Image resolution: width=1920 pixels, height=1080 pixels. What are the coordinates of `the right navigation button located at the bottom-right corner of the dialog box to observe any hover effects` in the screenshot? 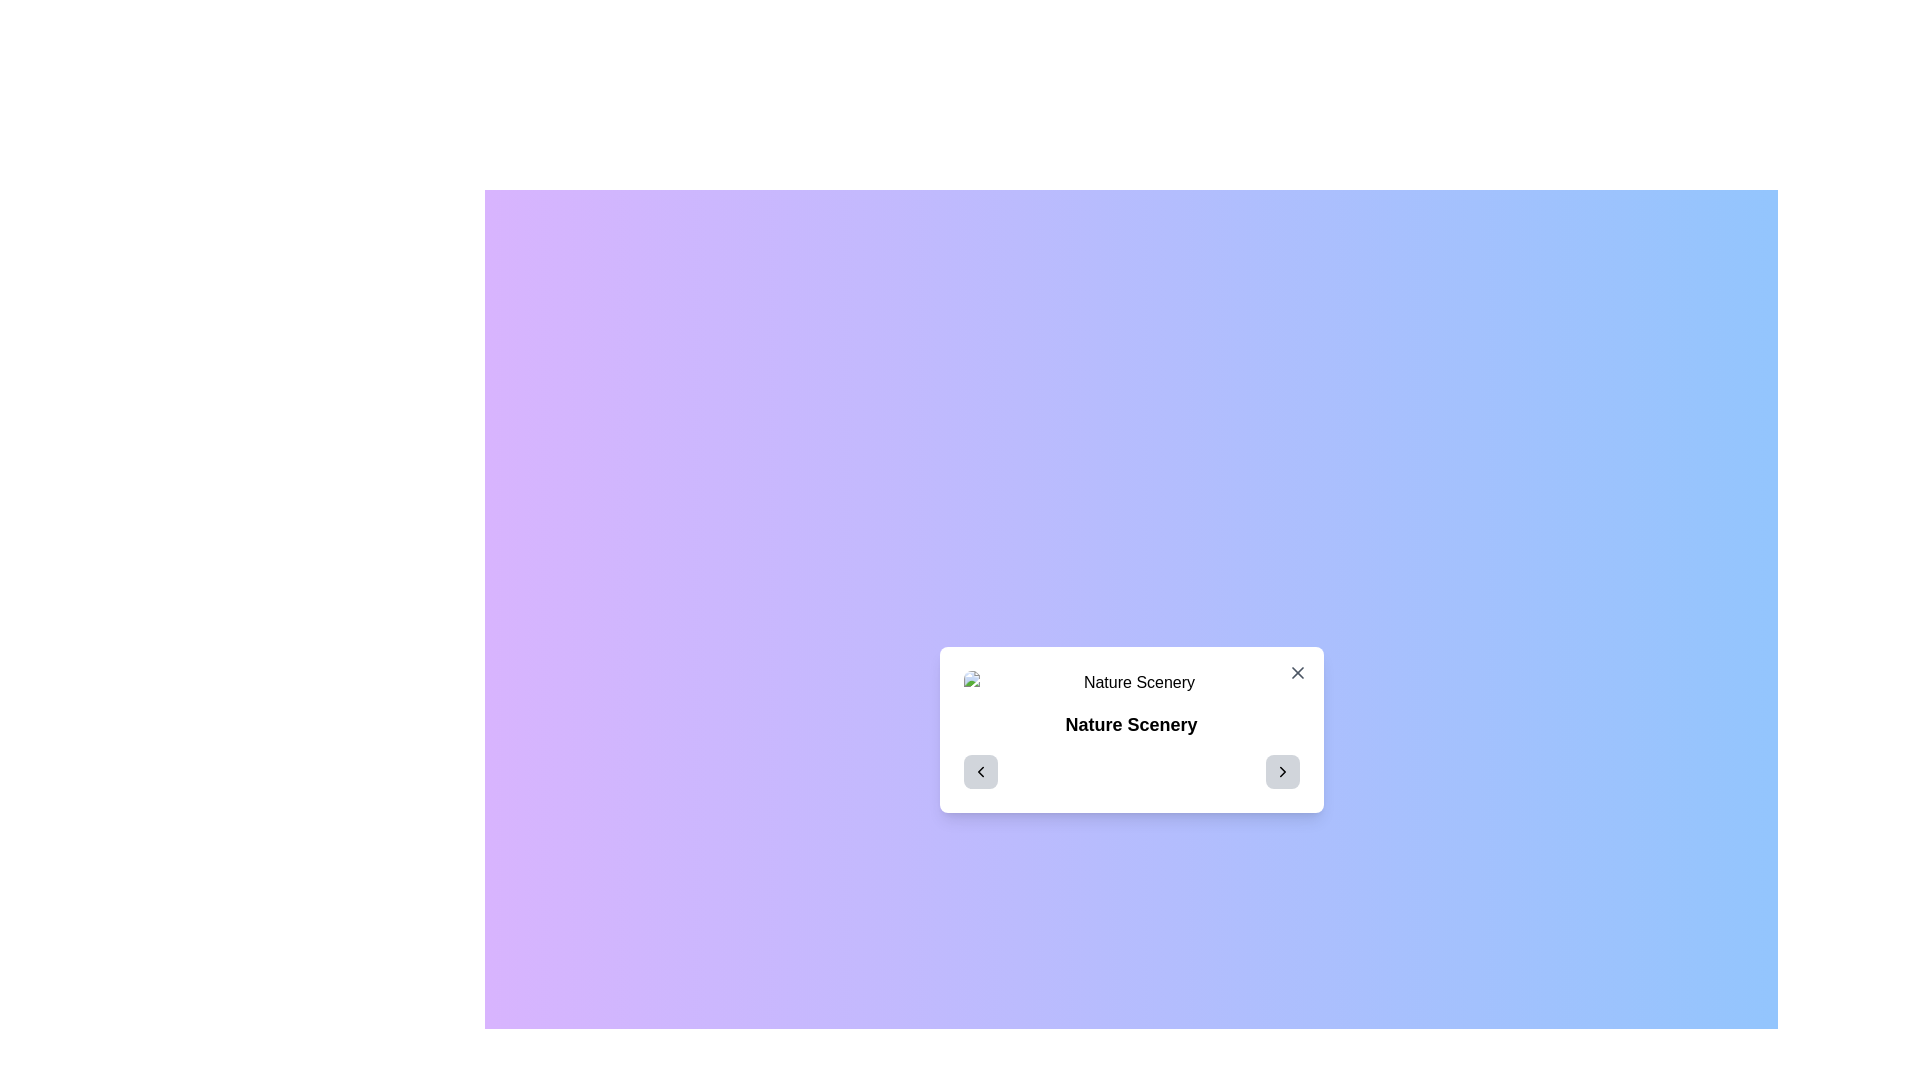 It's located at (1282, 770).